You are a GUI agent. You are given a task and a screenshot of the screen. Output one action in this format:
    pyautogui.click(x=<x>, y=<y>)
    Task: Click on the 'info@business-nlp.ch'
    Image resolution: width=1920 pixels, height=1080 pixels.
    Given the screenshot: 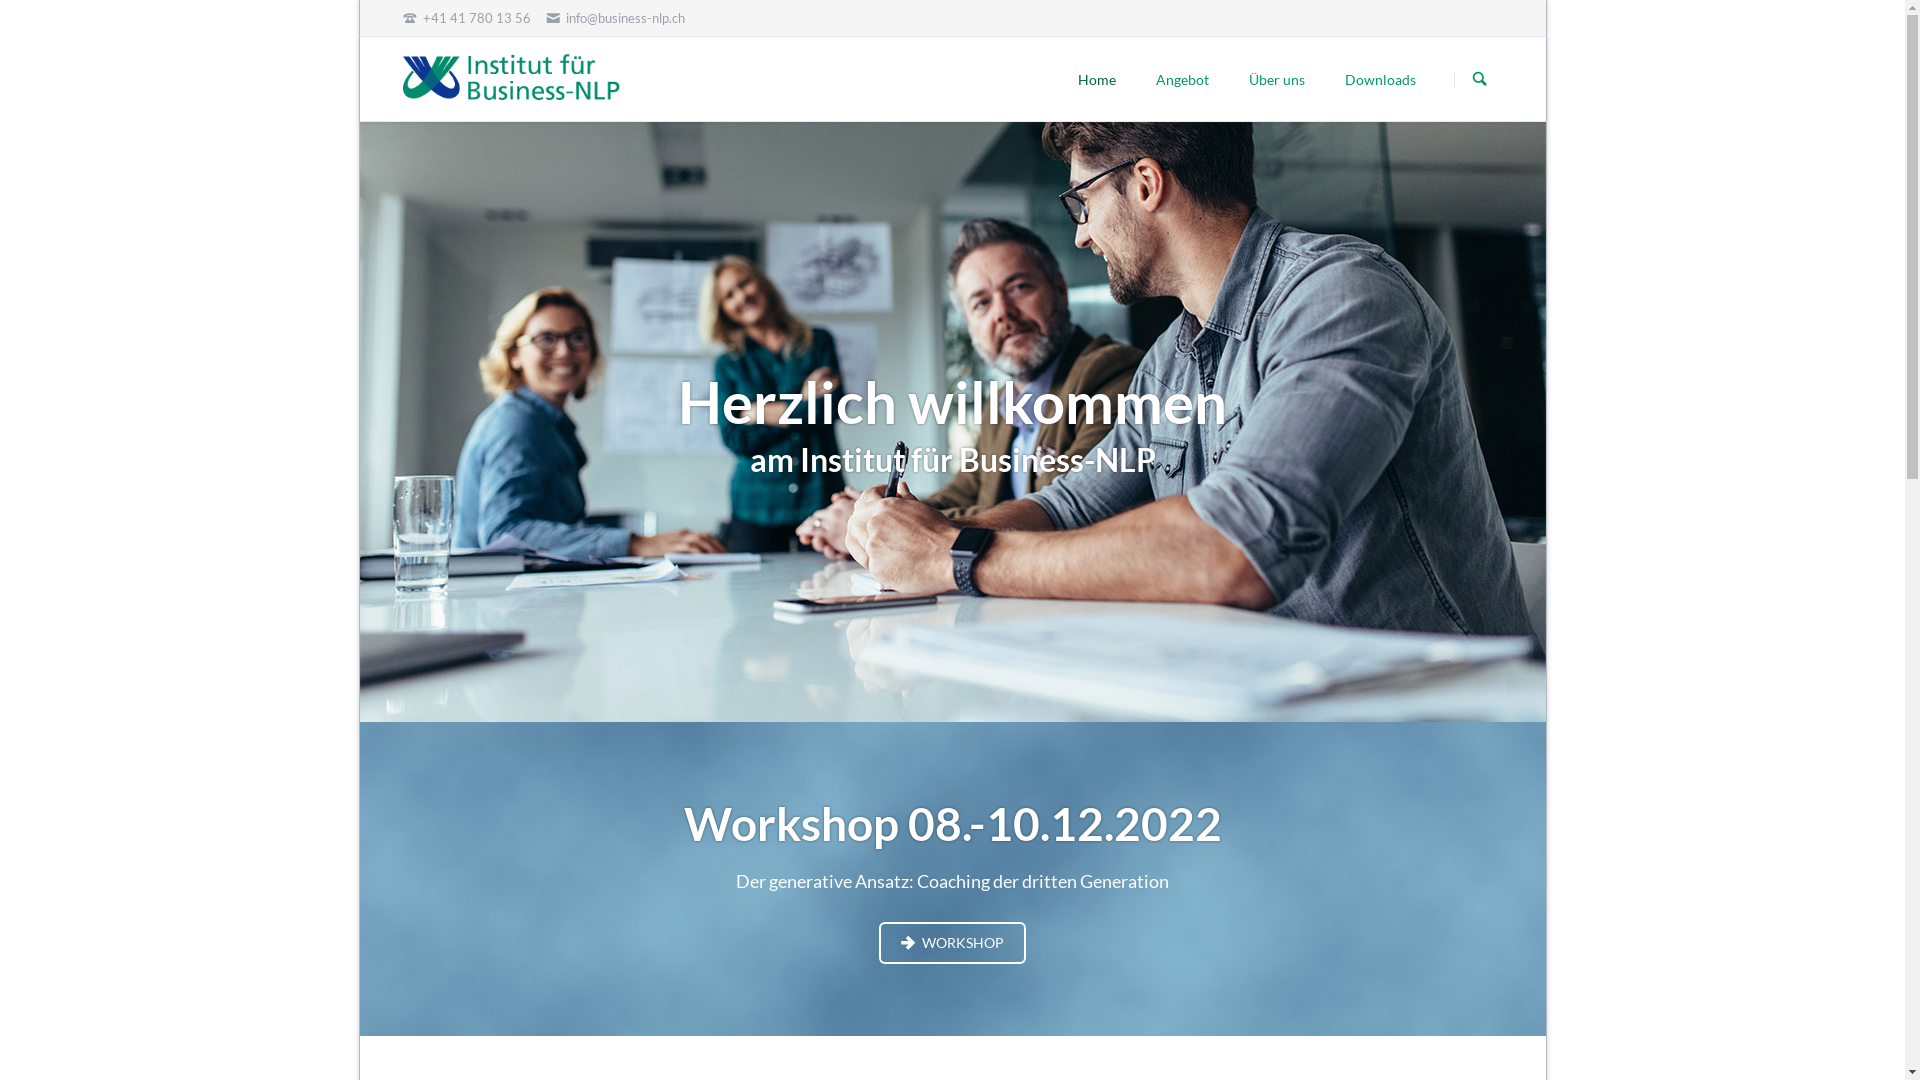 What is the action you would take?
    pyautogui.click(x=614, y=18)
    